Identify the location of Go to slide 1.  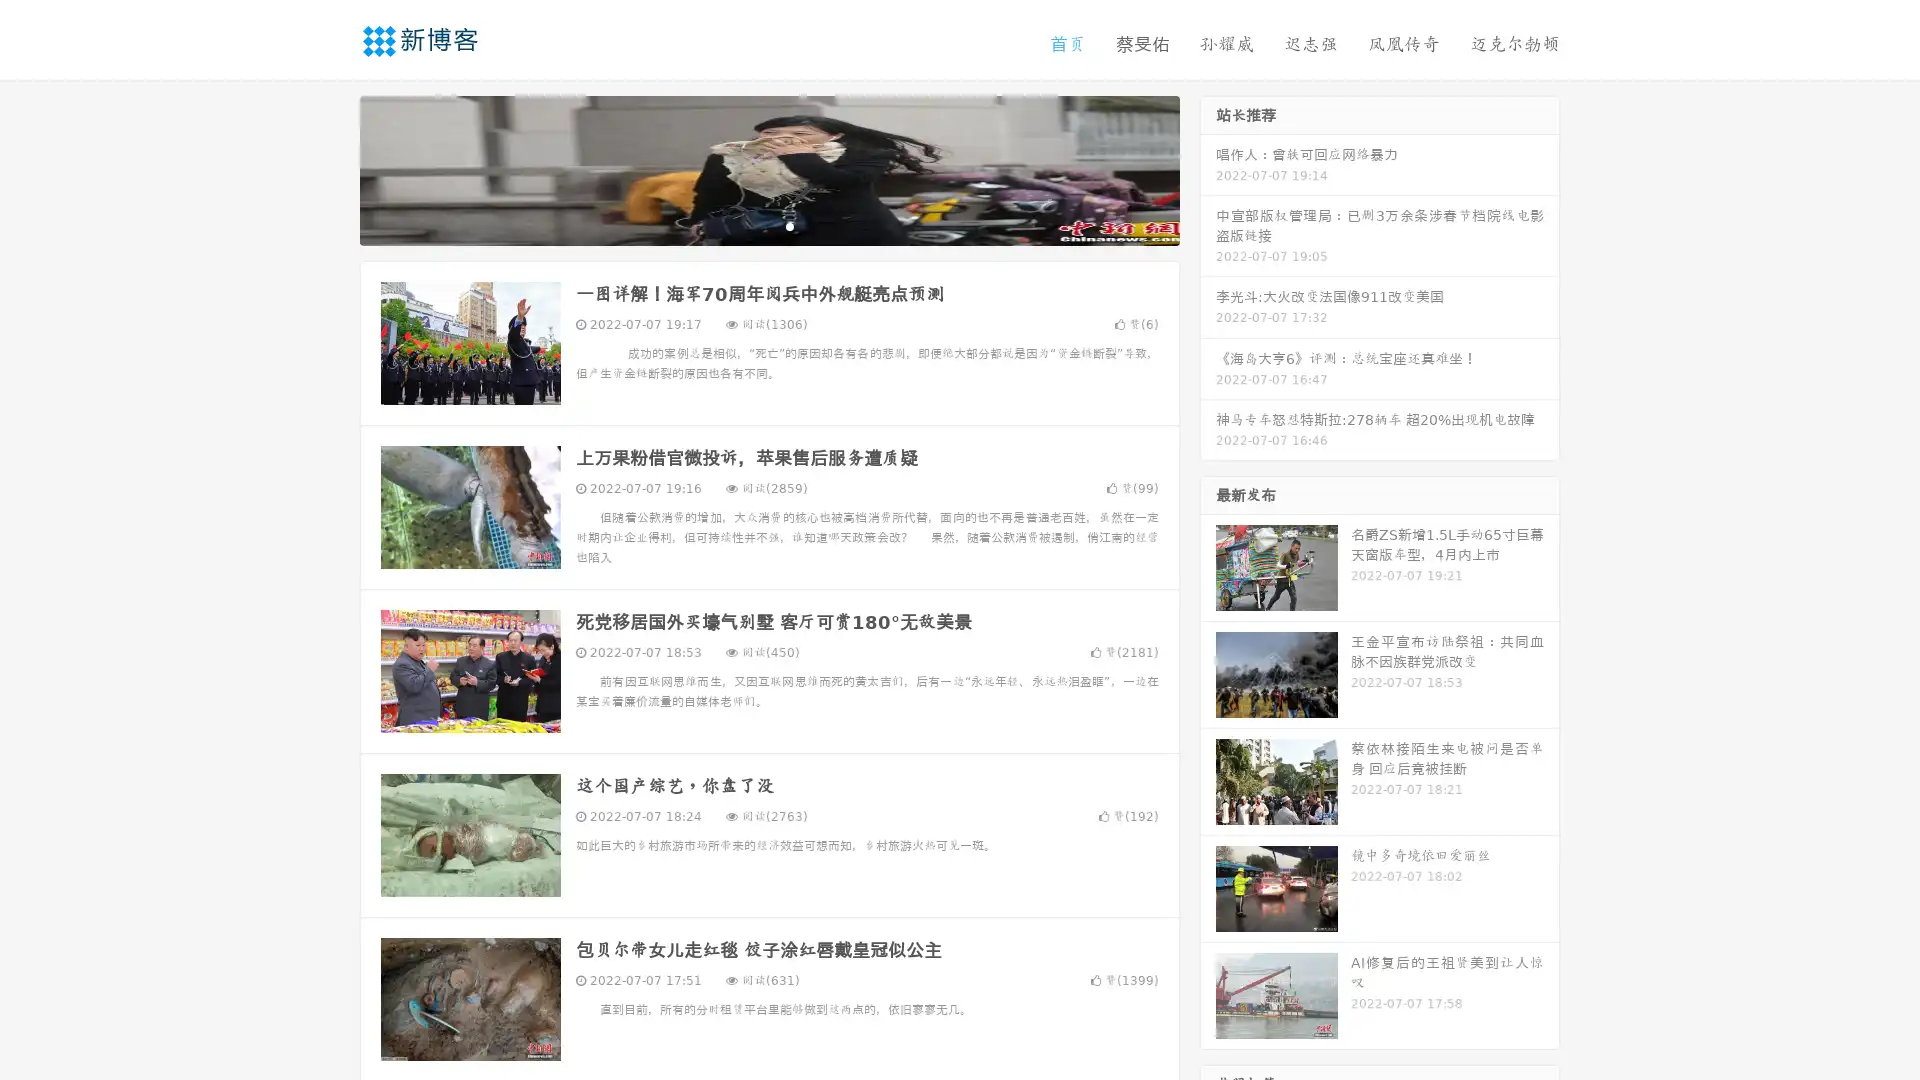
(748, 225).